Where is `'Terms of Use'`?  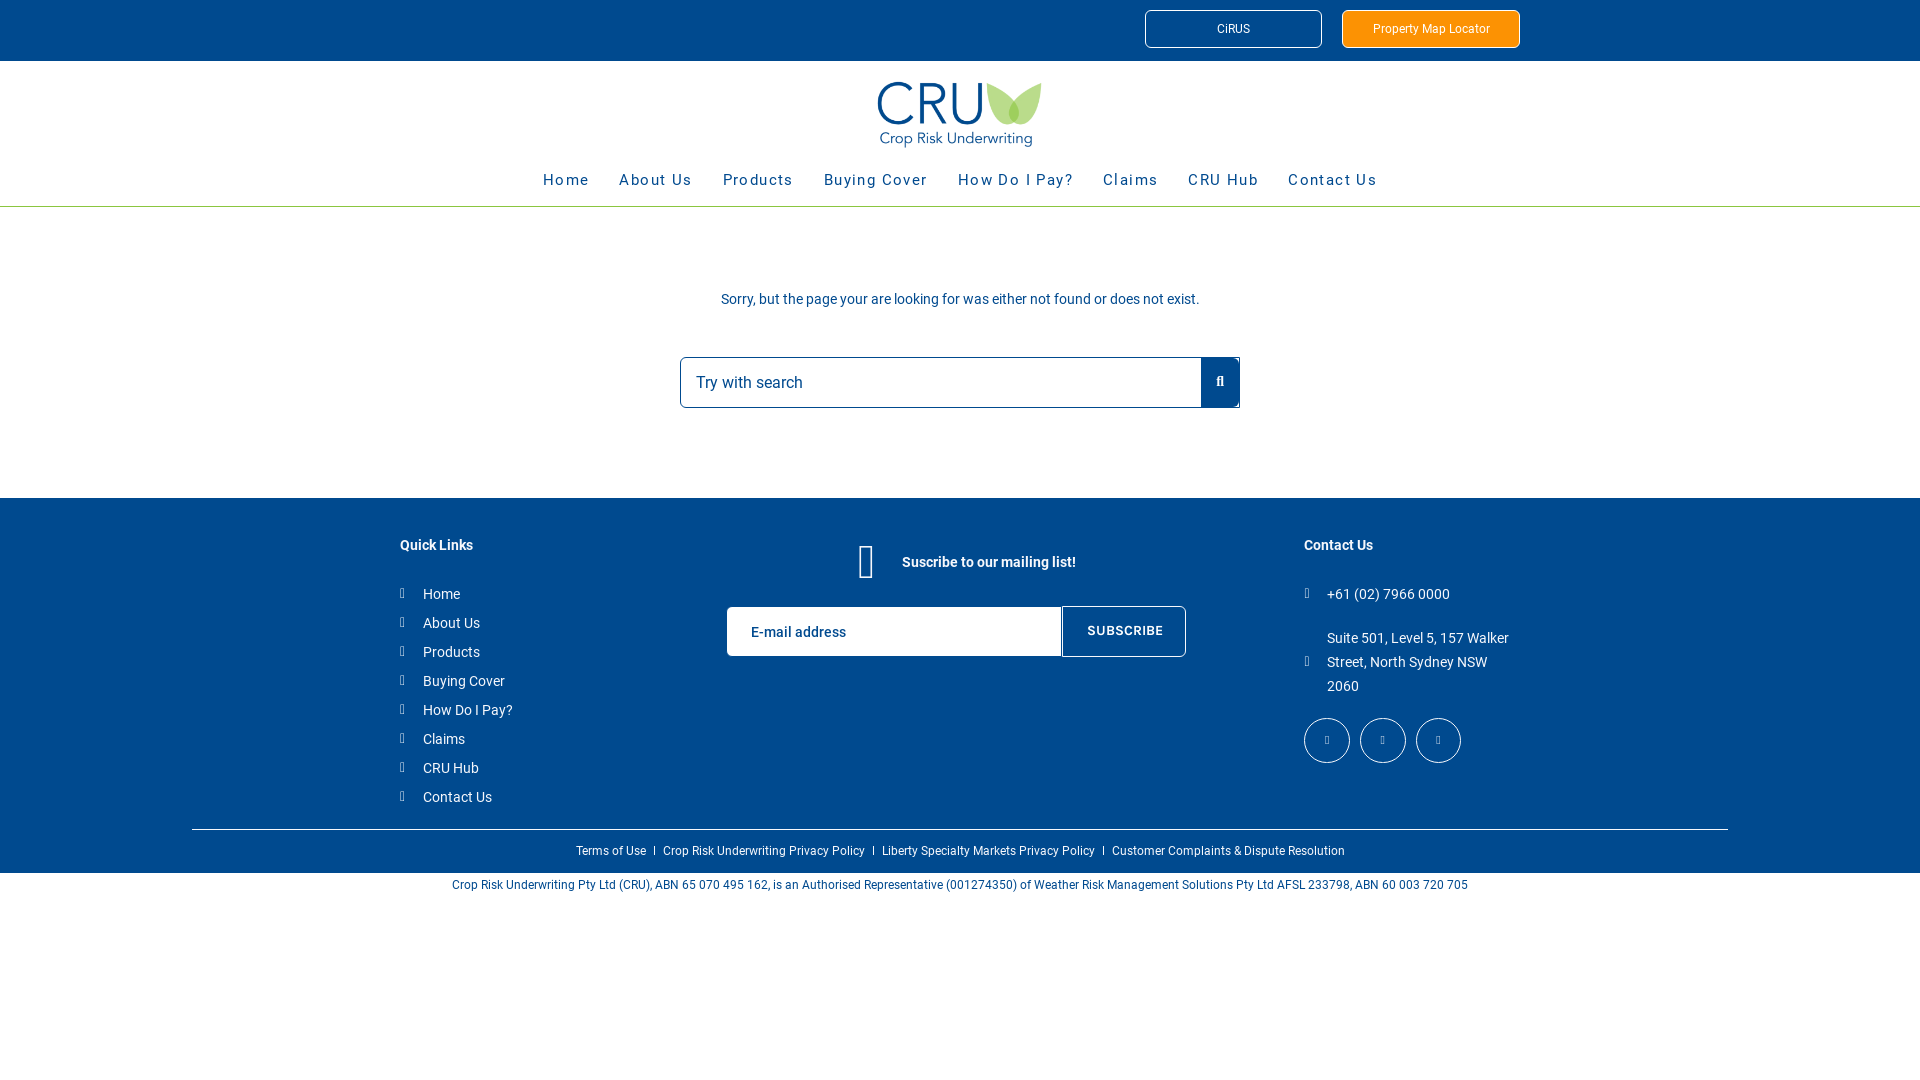 'Terms of Use' is located at coordinates (609, 851).